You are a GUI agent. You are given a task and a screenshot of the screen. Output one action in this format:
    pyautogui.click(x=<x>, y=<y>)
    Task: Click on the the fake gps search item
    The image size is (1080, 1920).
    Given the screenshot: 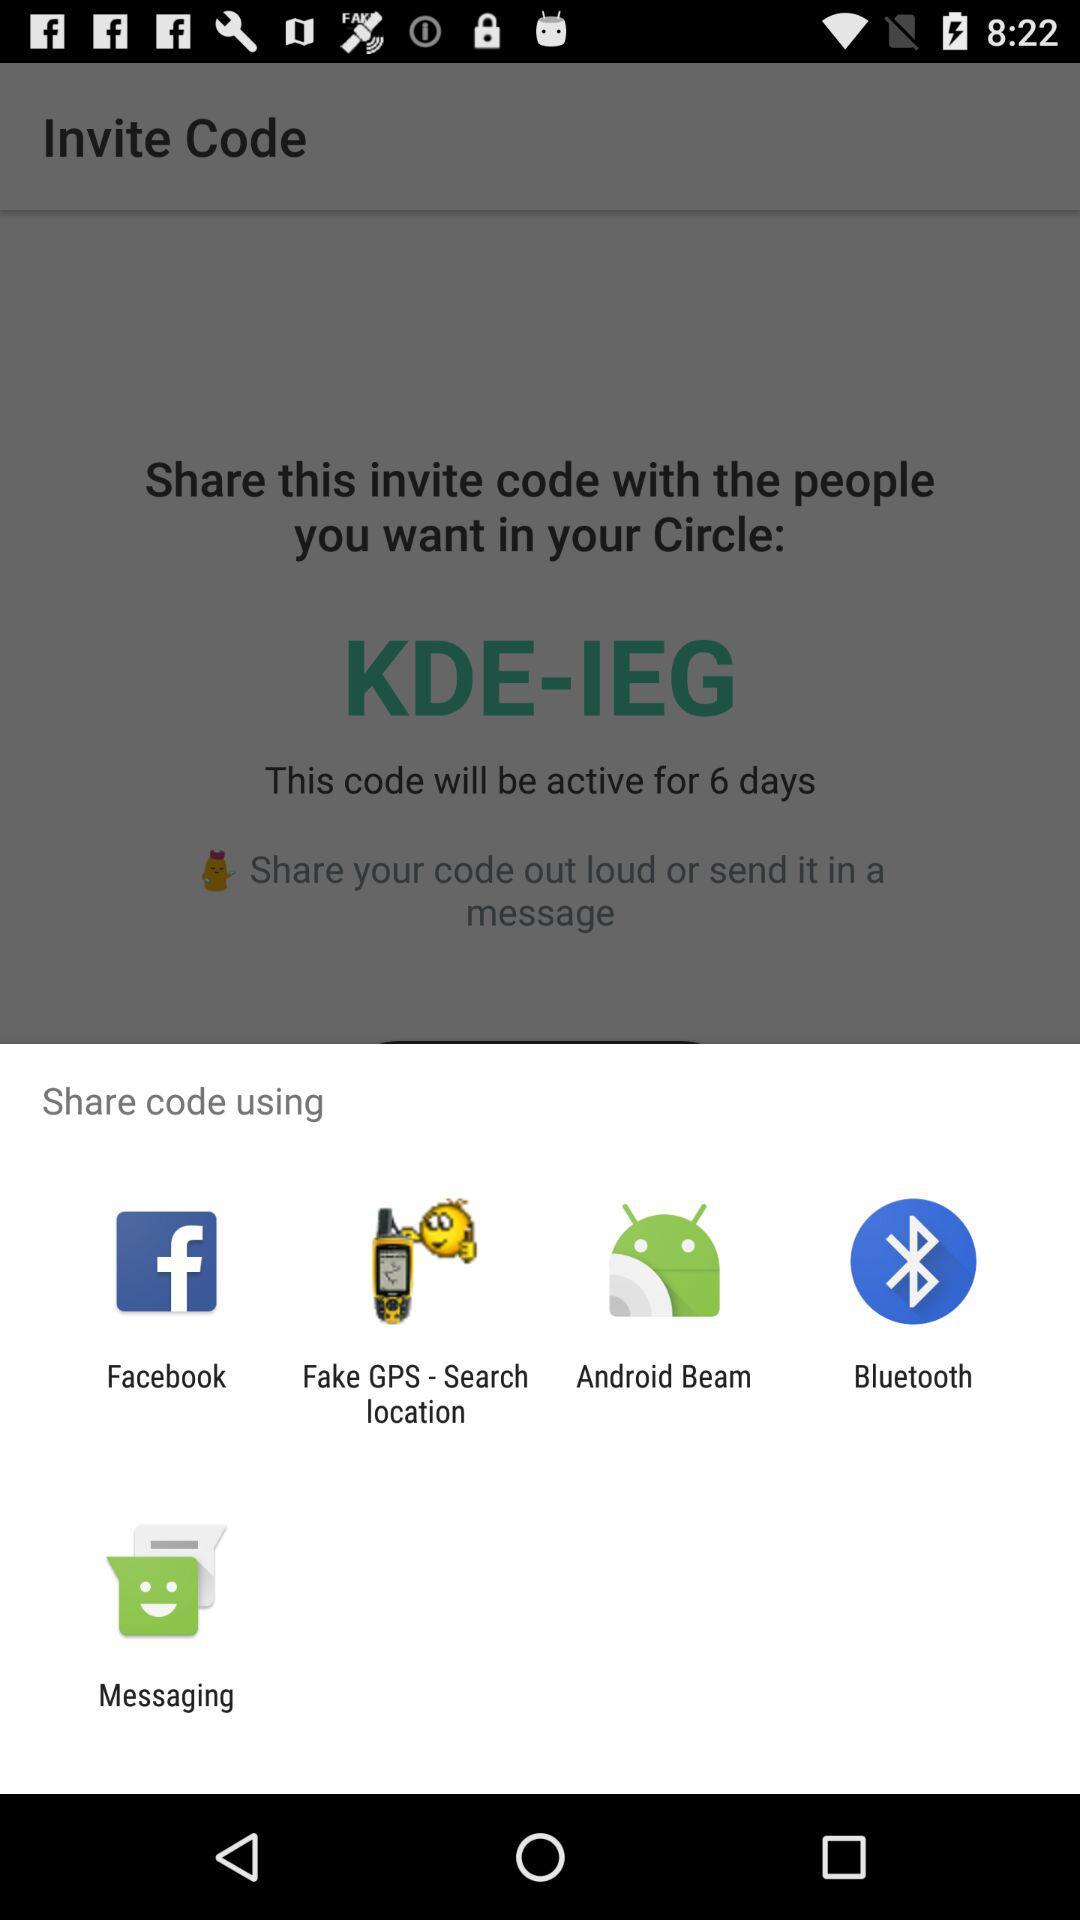 What is the action you would take?
    pyautogui.click(x=414, y=1392)
    